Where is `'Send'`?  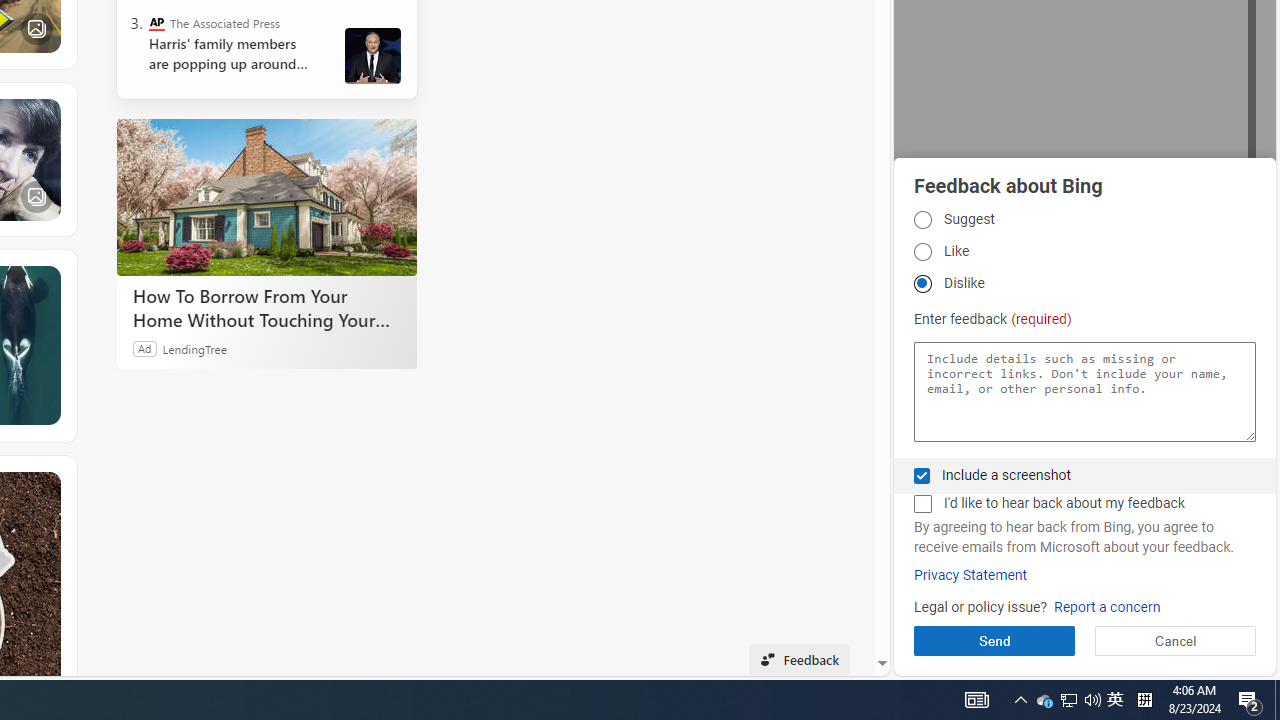 'Send' is located at coordinates (994, 640).